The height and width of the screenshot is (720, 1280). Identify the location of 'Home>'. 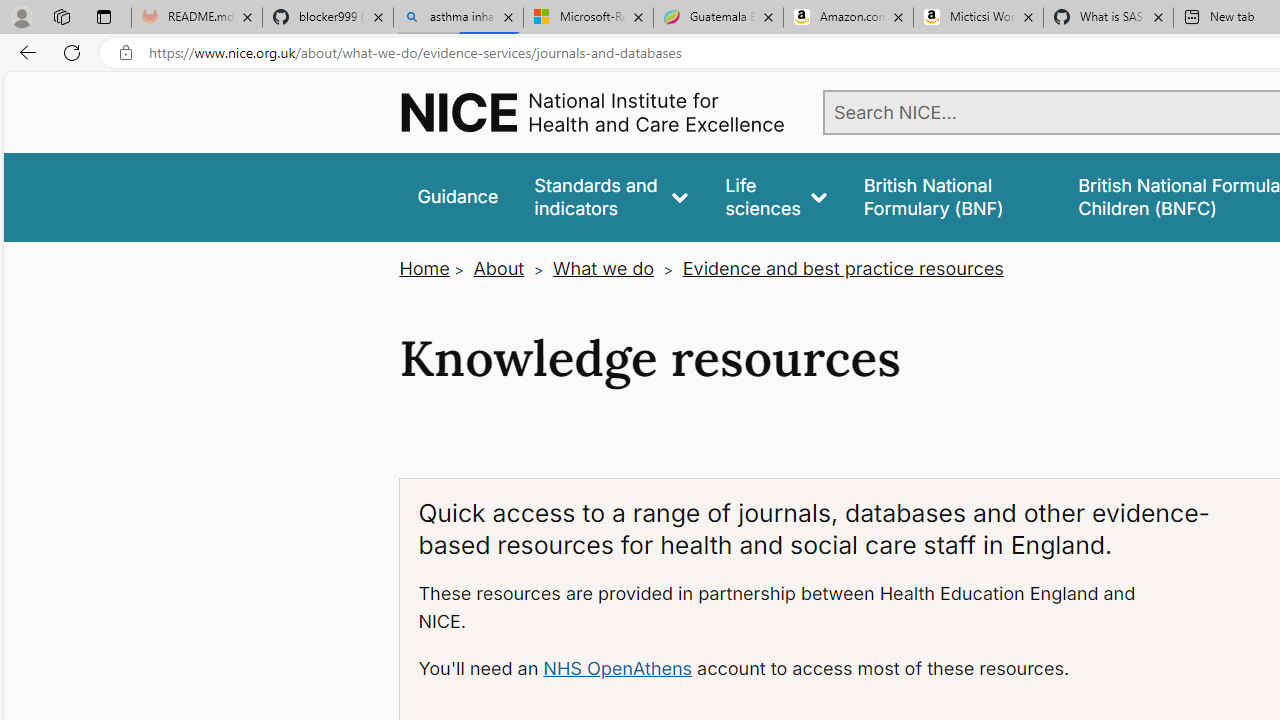
(432, 268).